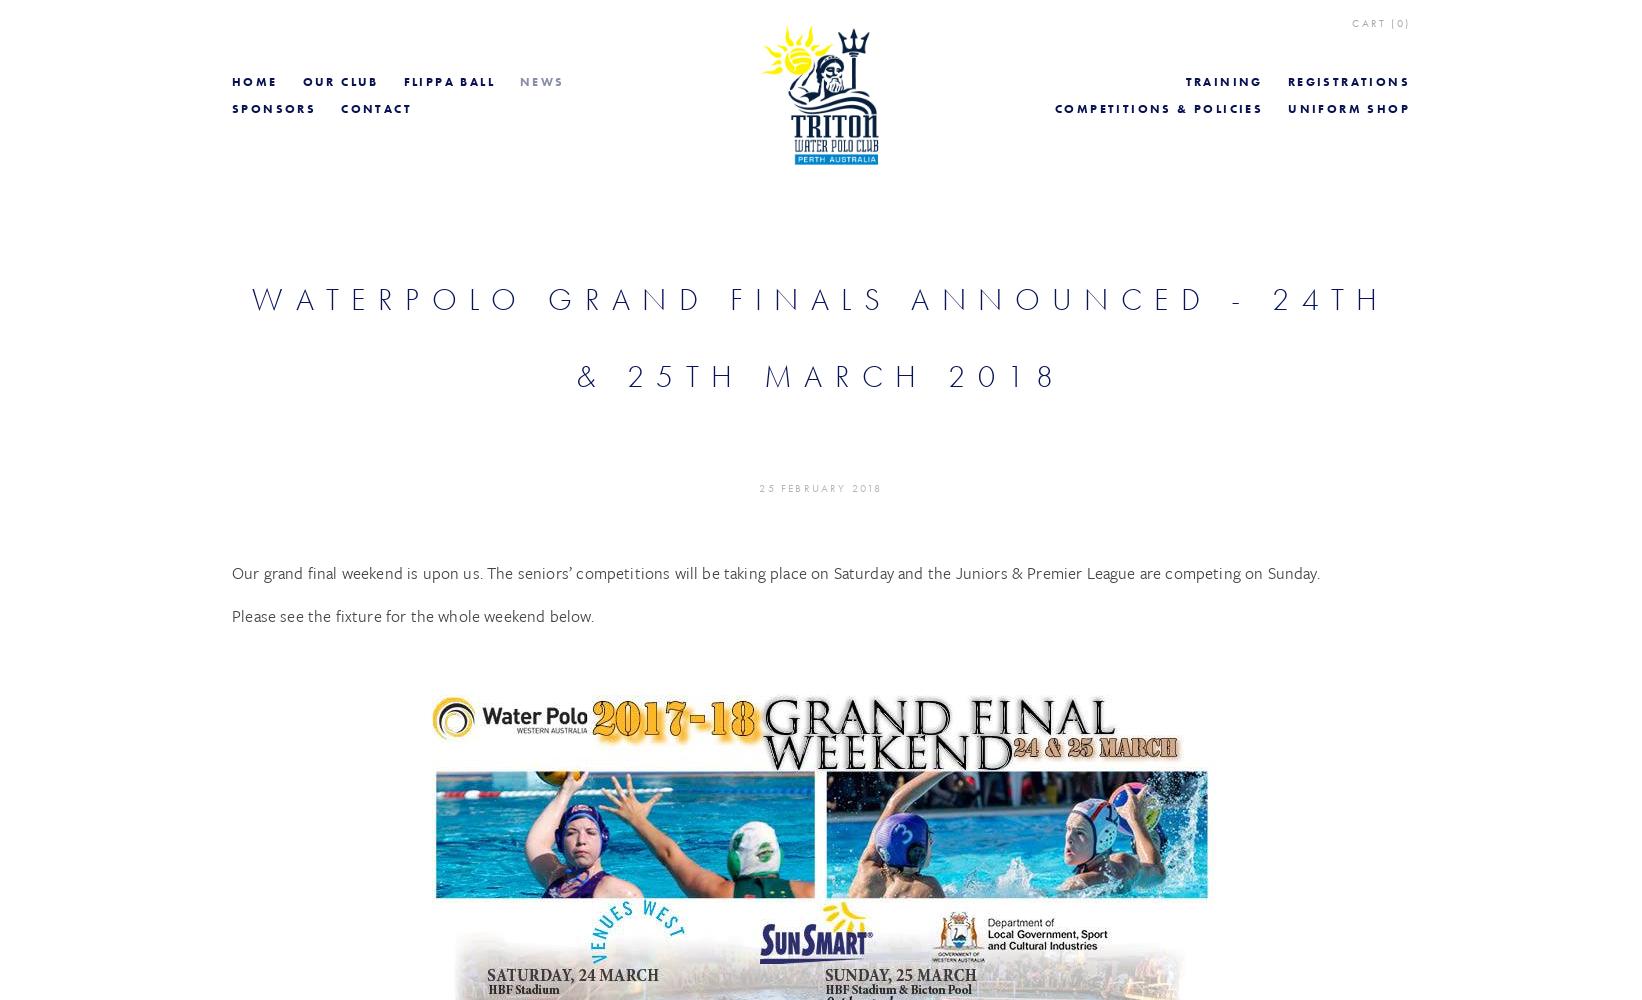 The image size is (1642, 1000). Describe the element at coordinates (1223, 81) in the screenshot. I see `'Training'` at that location.